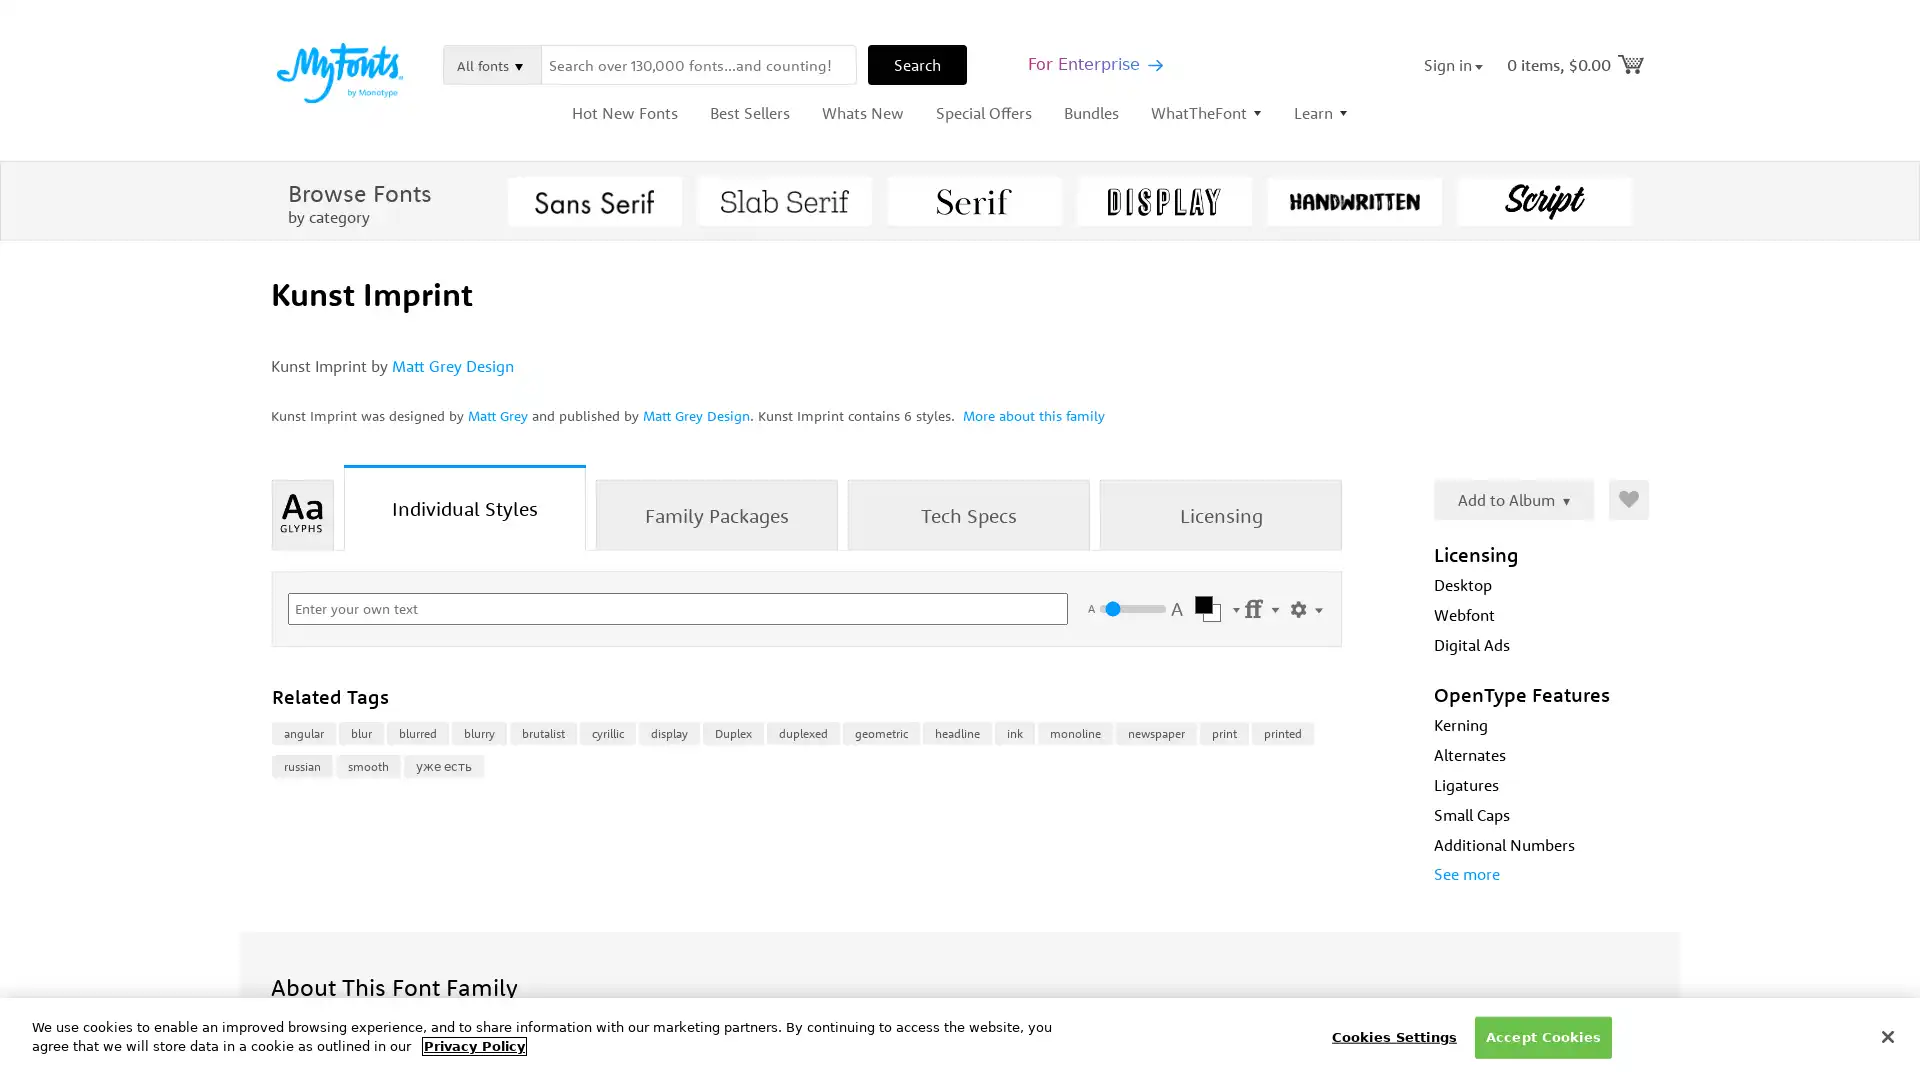 Image resolution: width=1920 pixels, height=1080 pixels. Describe the element at coordinates (1213, 608) in the screenshot. I see `Select Color` at that location.